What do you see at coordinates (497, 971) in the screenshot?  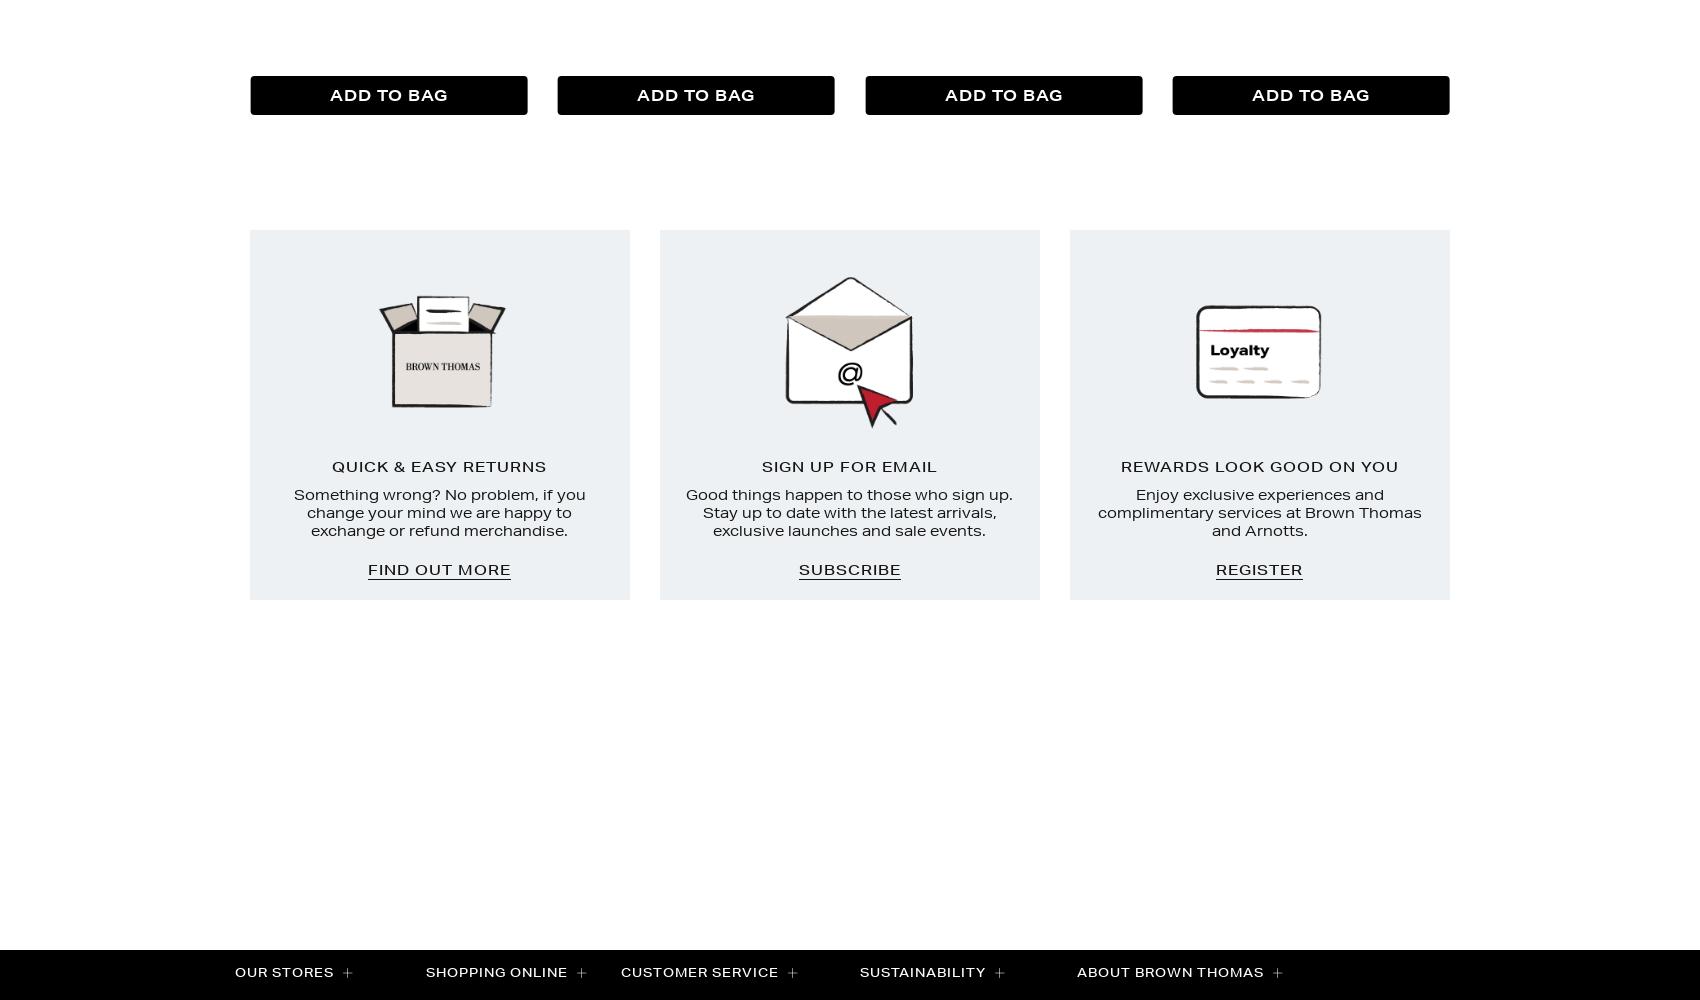 I see `'Shopping Online'` at bounding box center [497, 971].